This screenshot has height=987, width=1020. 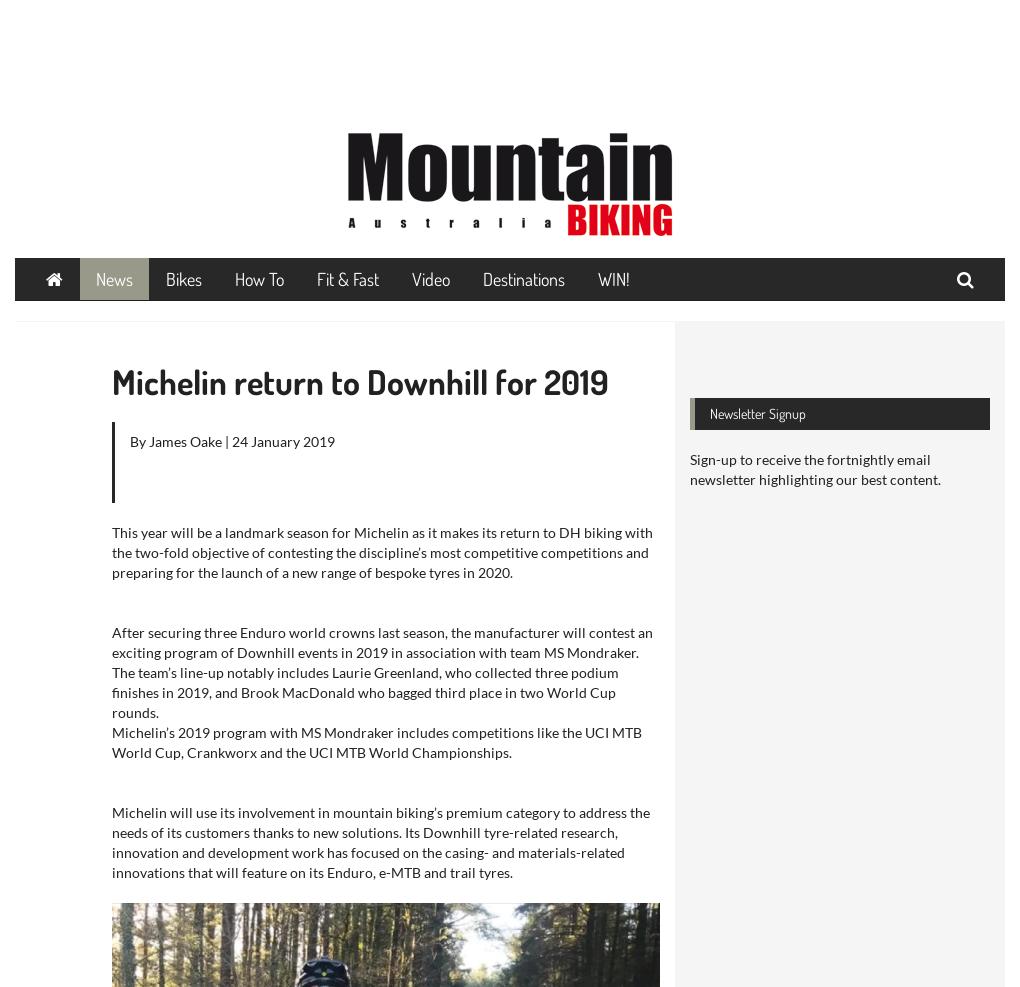 I want to click on 'Fit & Fast', so click(x=347, y=279).